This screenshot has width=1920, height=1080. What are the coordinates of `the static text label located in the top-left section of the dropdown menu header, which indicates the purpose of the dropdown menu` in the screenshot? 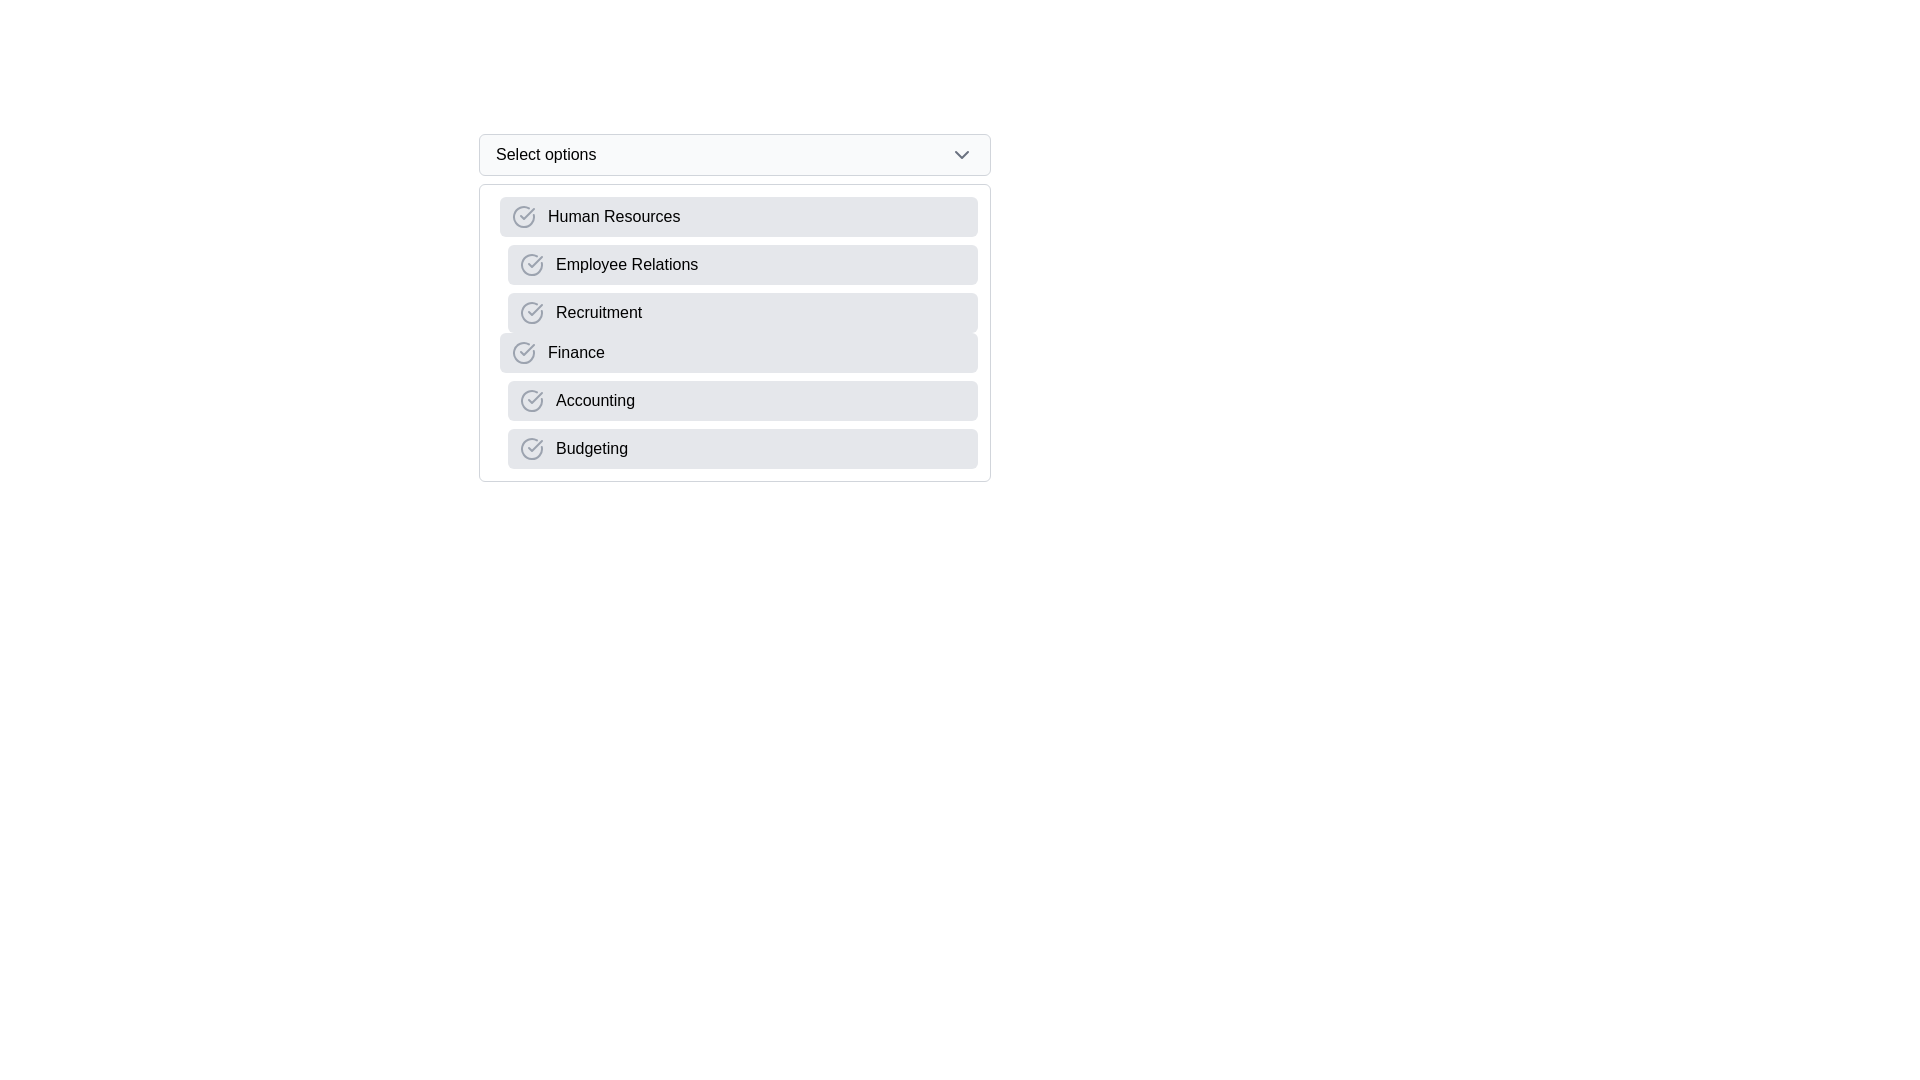 It's located at (546, 153).